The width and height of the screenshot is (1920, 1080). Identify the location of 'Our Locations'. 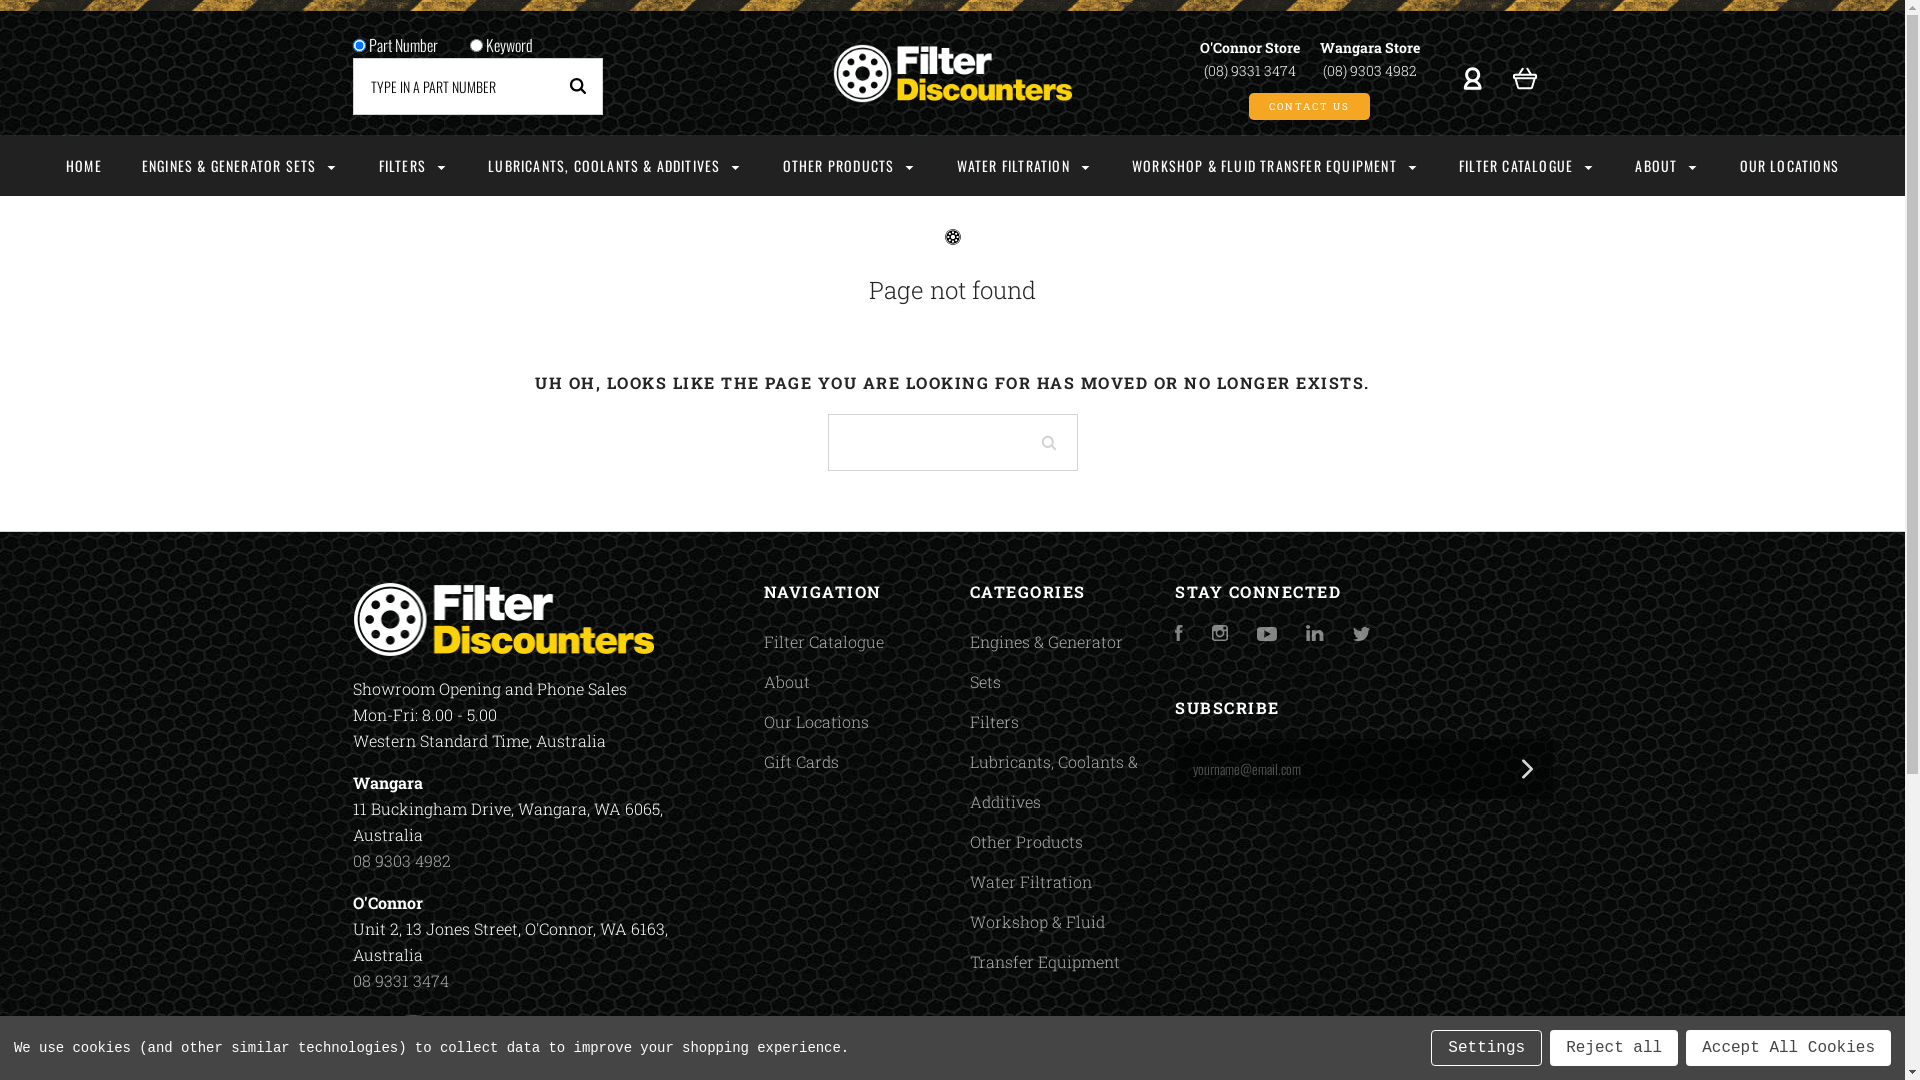
(816, 721).